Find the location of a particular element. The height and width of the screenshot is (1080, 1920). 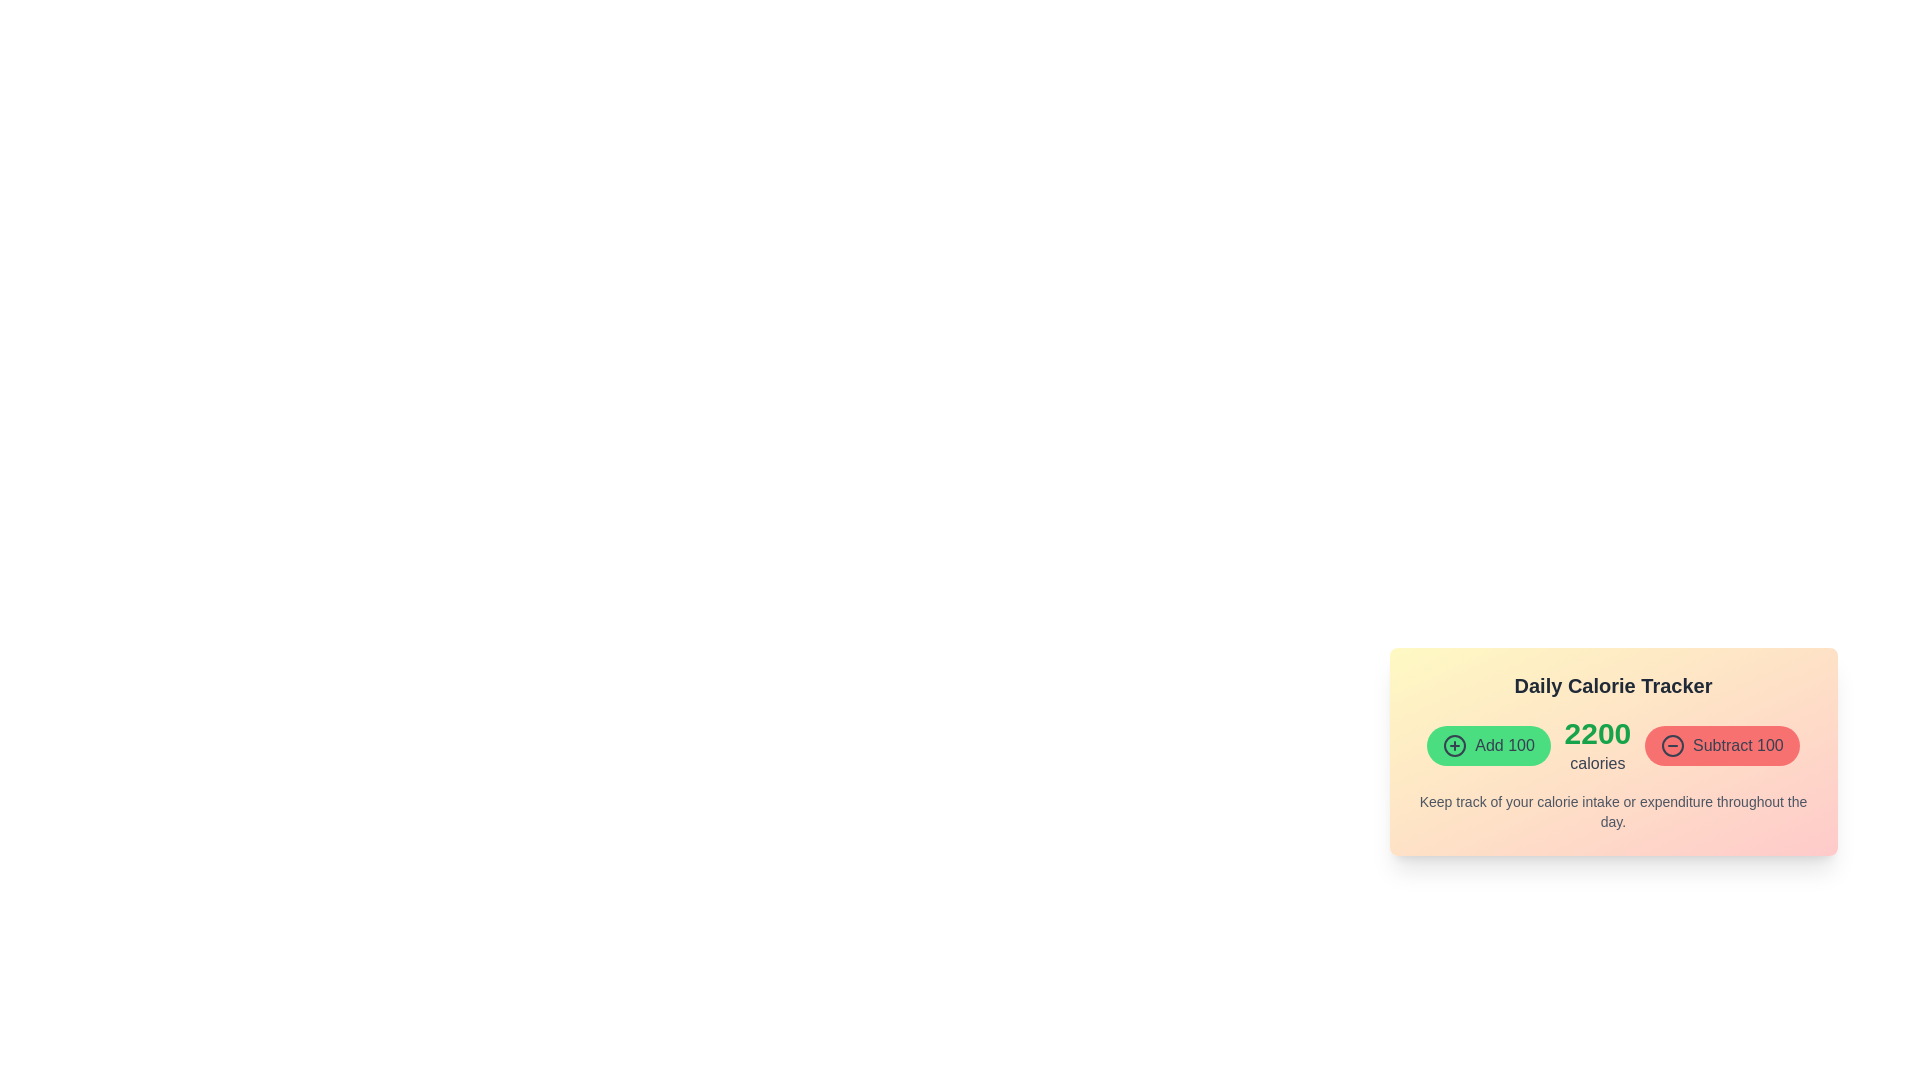

the 'Subtract 100' button, a rounded rectangular button with a red background and bold dark gray text, to interact via keyboard input is located at coordinates (1721, 745).